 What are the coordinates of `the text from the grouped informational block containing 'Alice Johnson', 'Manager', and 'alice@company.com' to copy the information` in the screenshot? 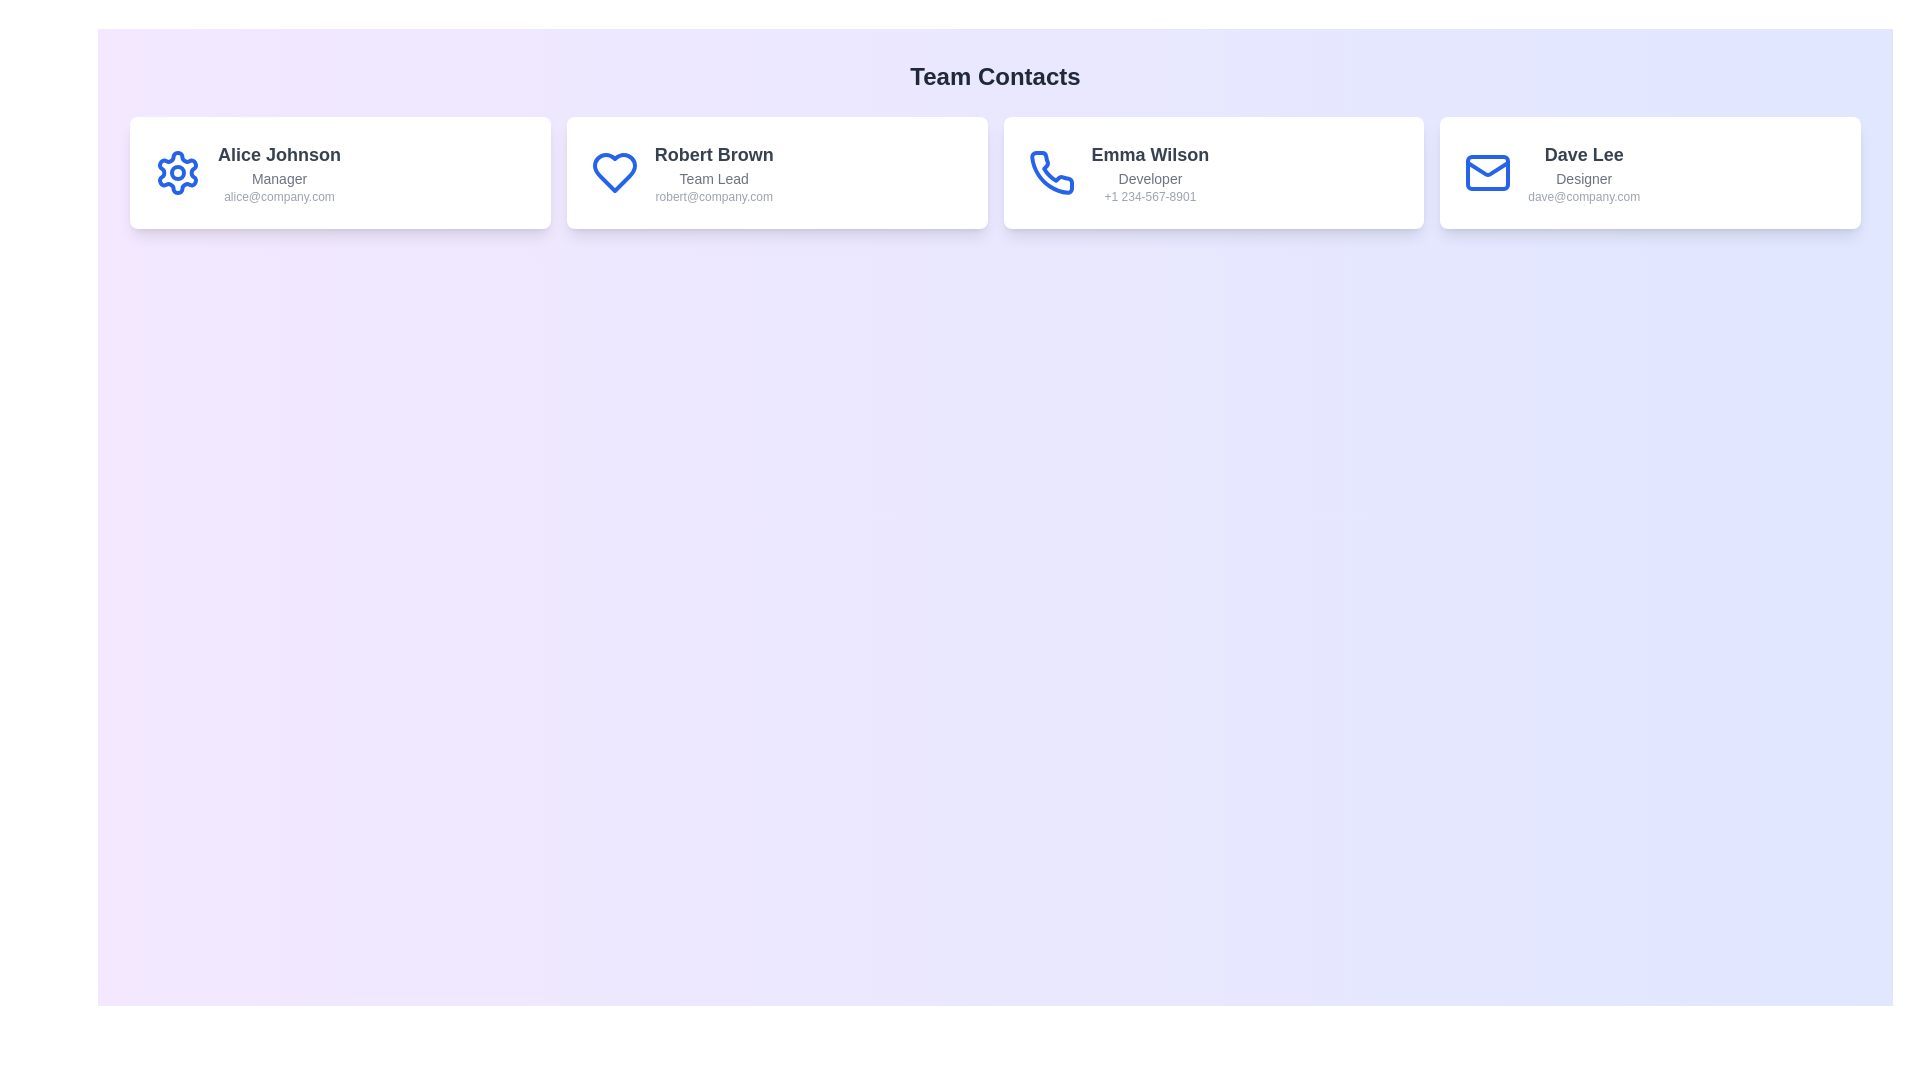 It's located at (278, 172).